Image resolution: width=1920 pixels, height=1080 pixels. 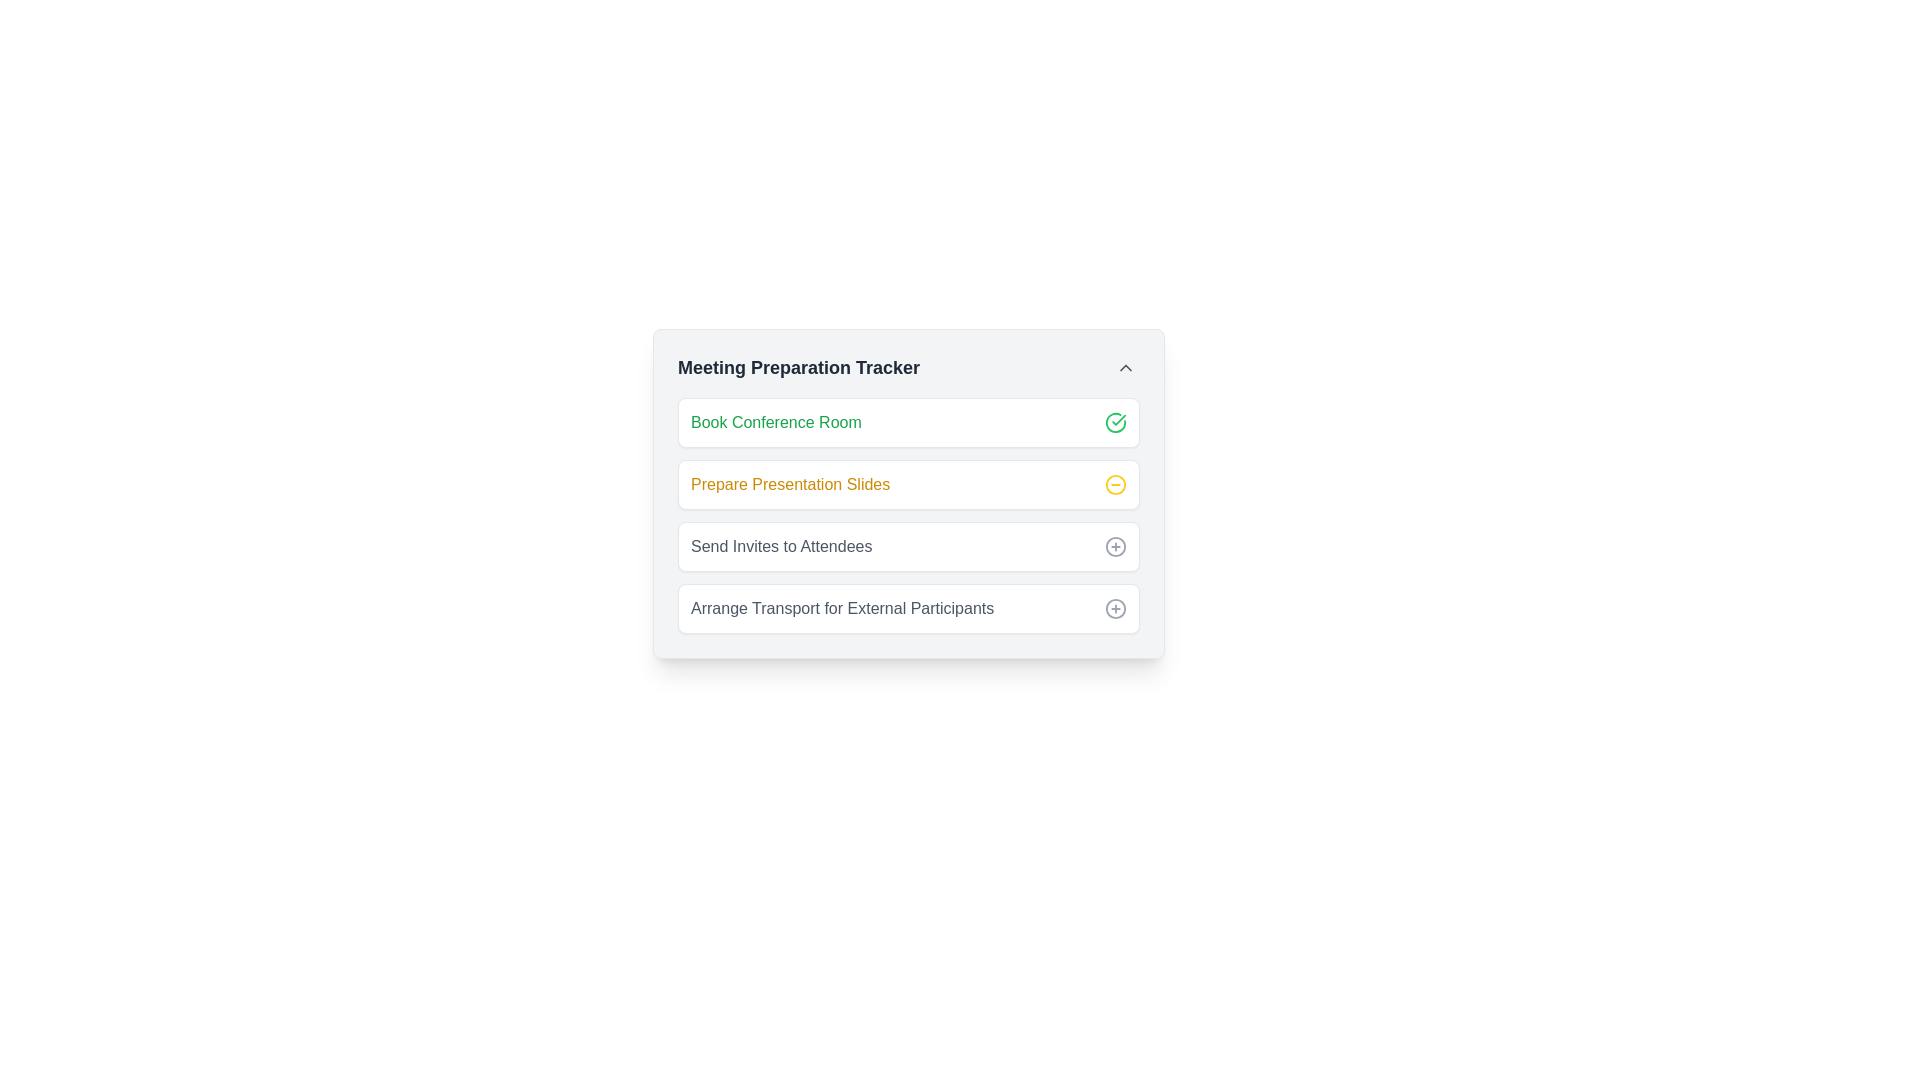 I want to click on circular plus icon element located in the fourth row of the list under 'Meeting Preparation Tracker', to the right of 'Arrange Transport for External Participants' using developer tools, so click(x=1115, y=608).